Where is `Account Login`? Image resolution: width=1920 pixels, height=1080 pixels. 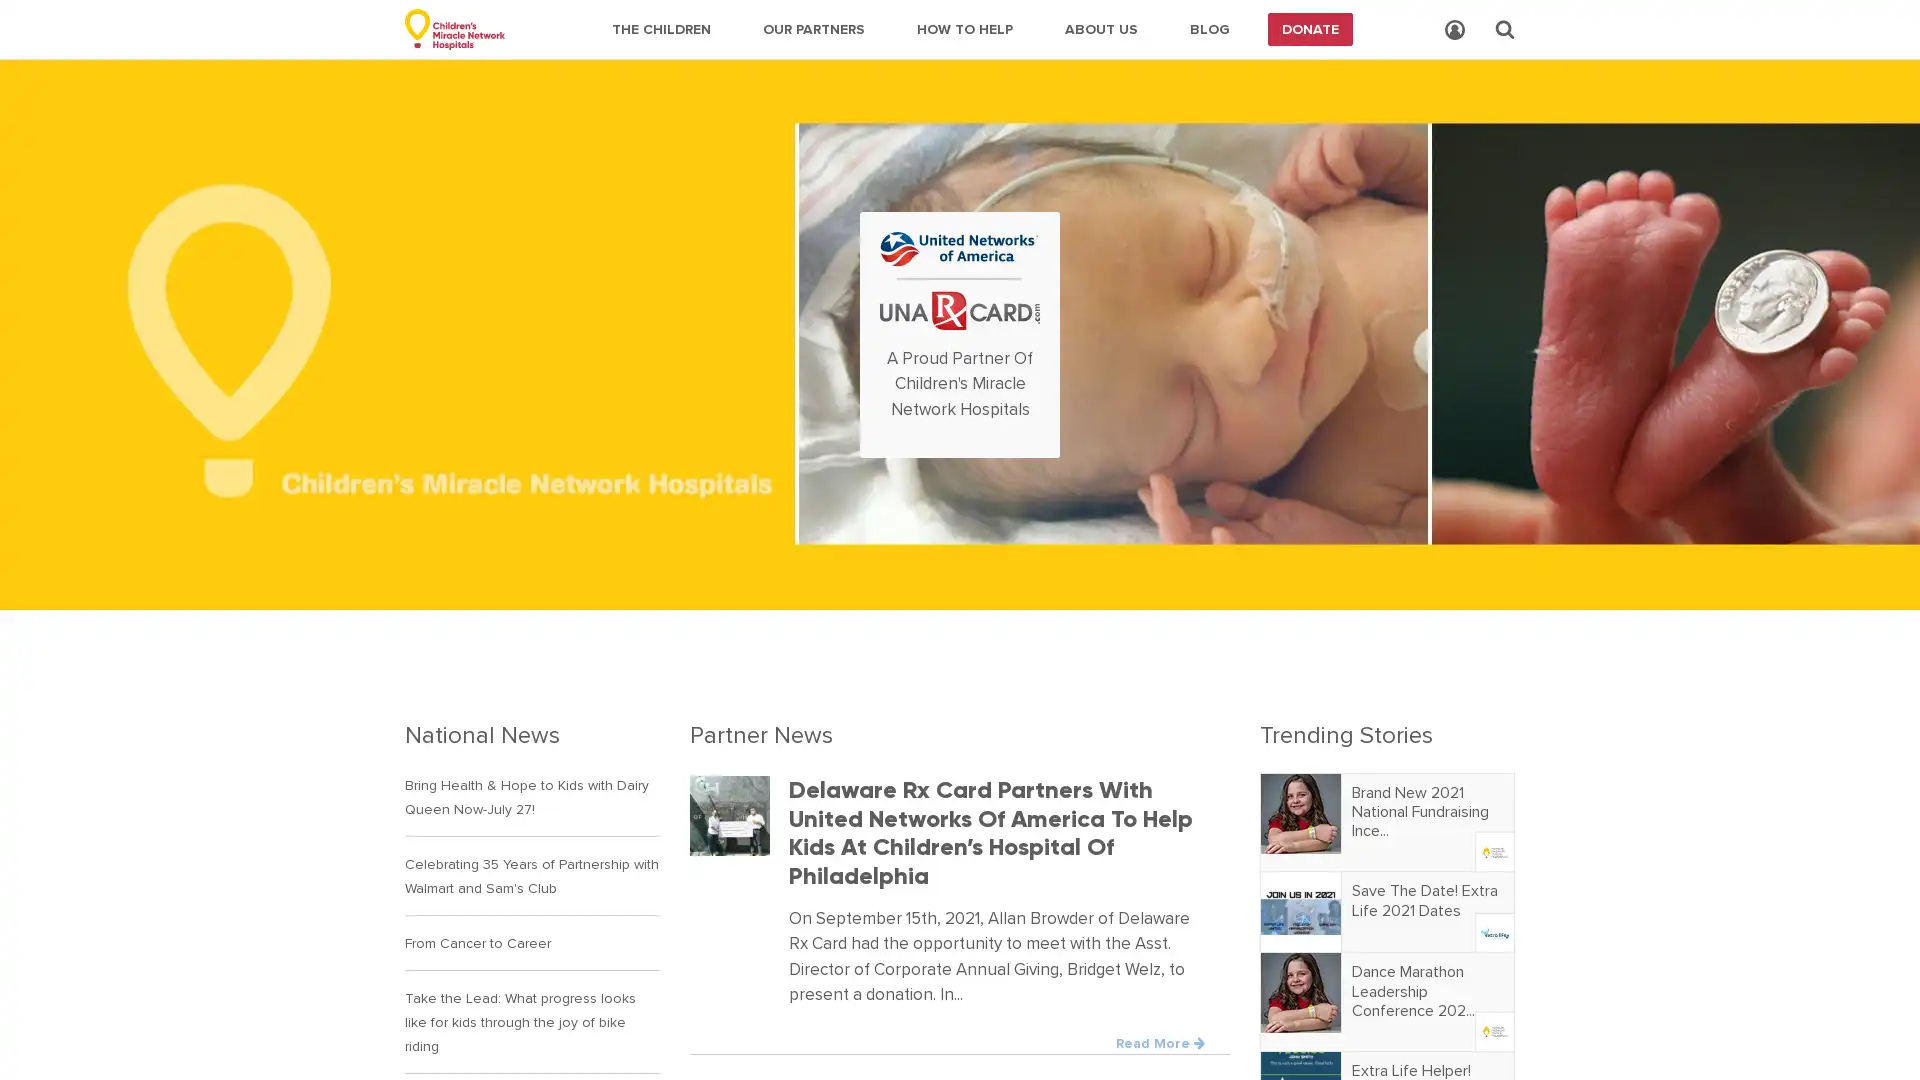 Account Login is located at coordinates (1454, 30).